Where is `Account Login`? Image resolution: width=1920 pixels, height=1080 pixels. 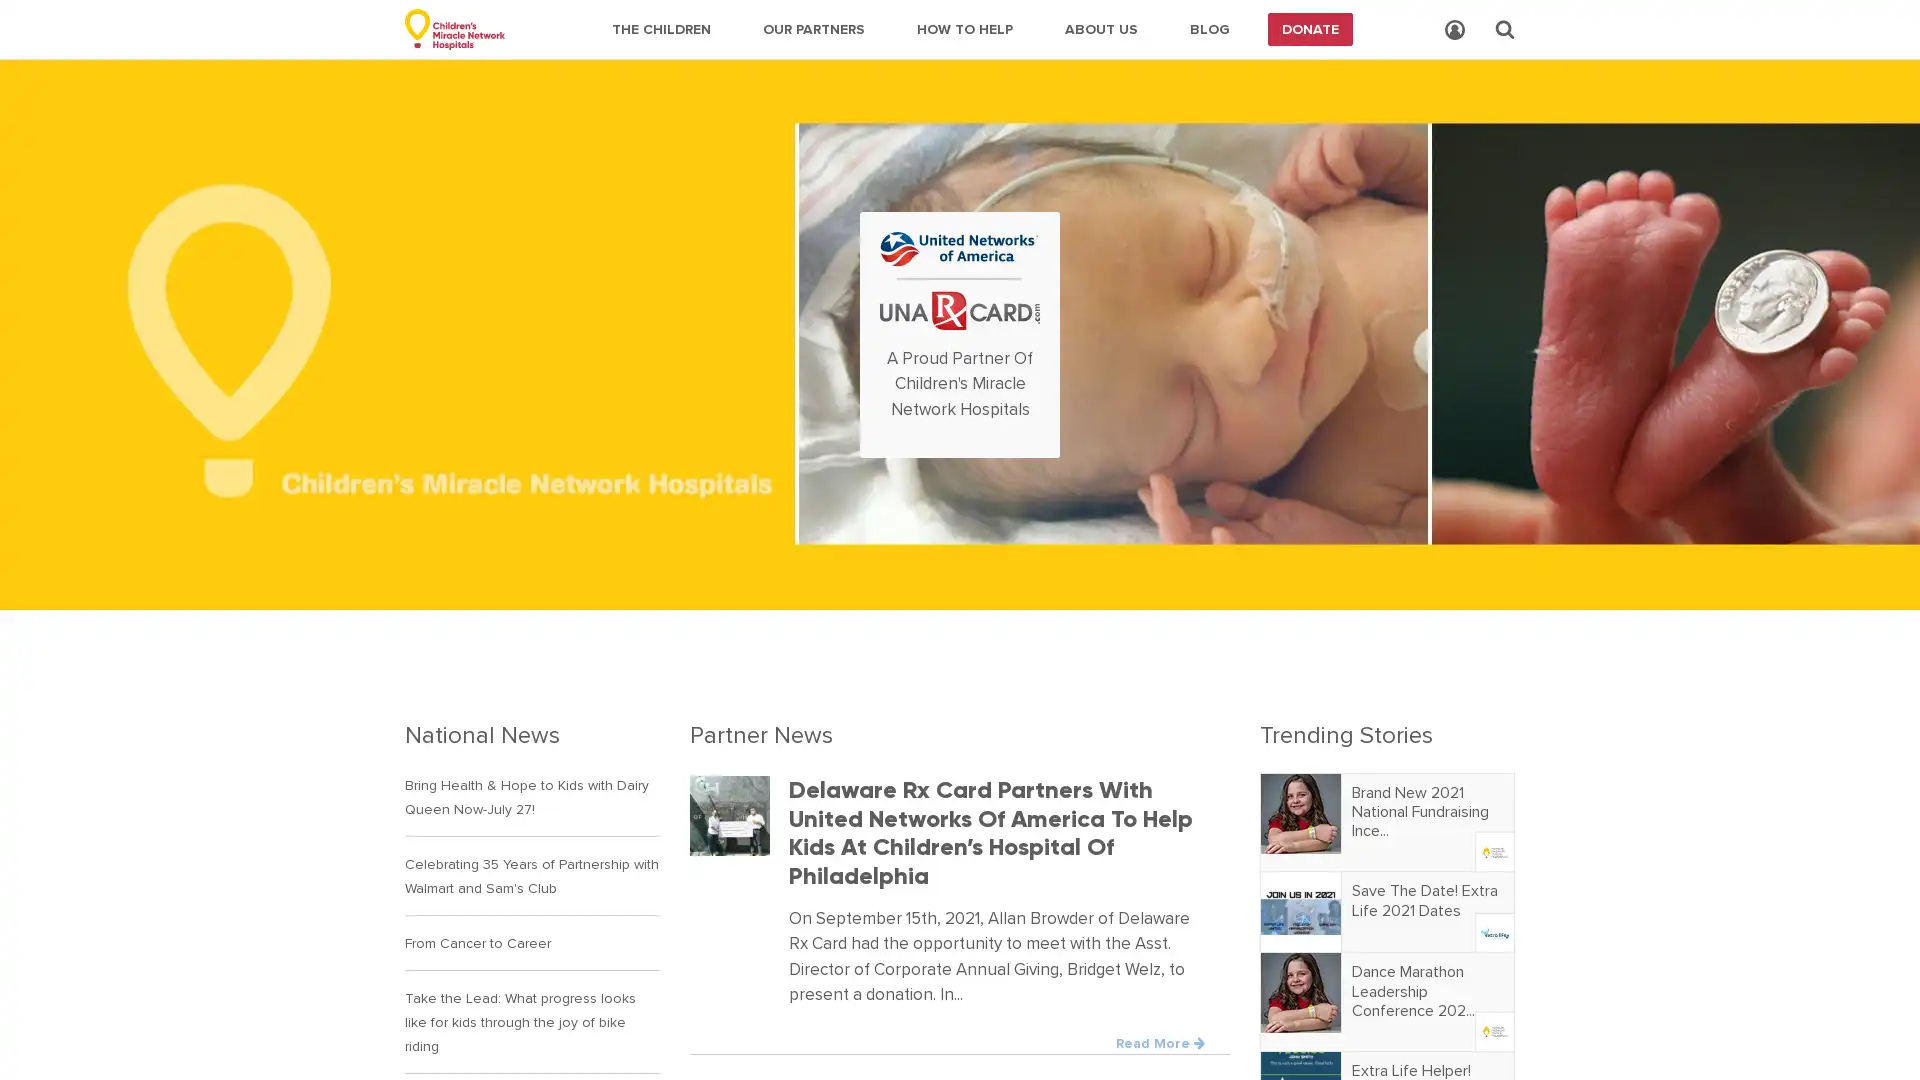 Account Login is located at coordinates (1454, 30).